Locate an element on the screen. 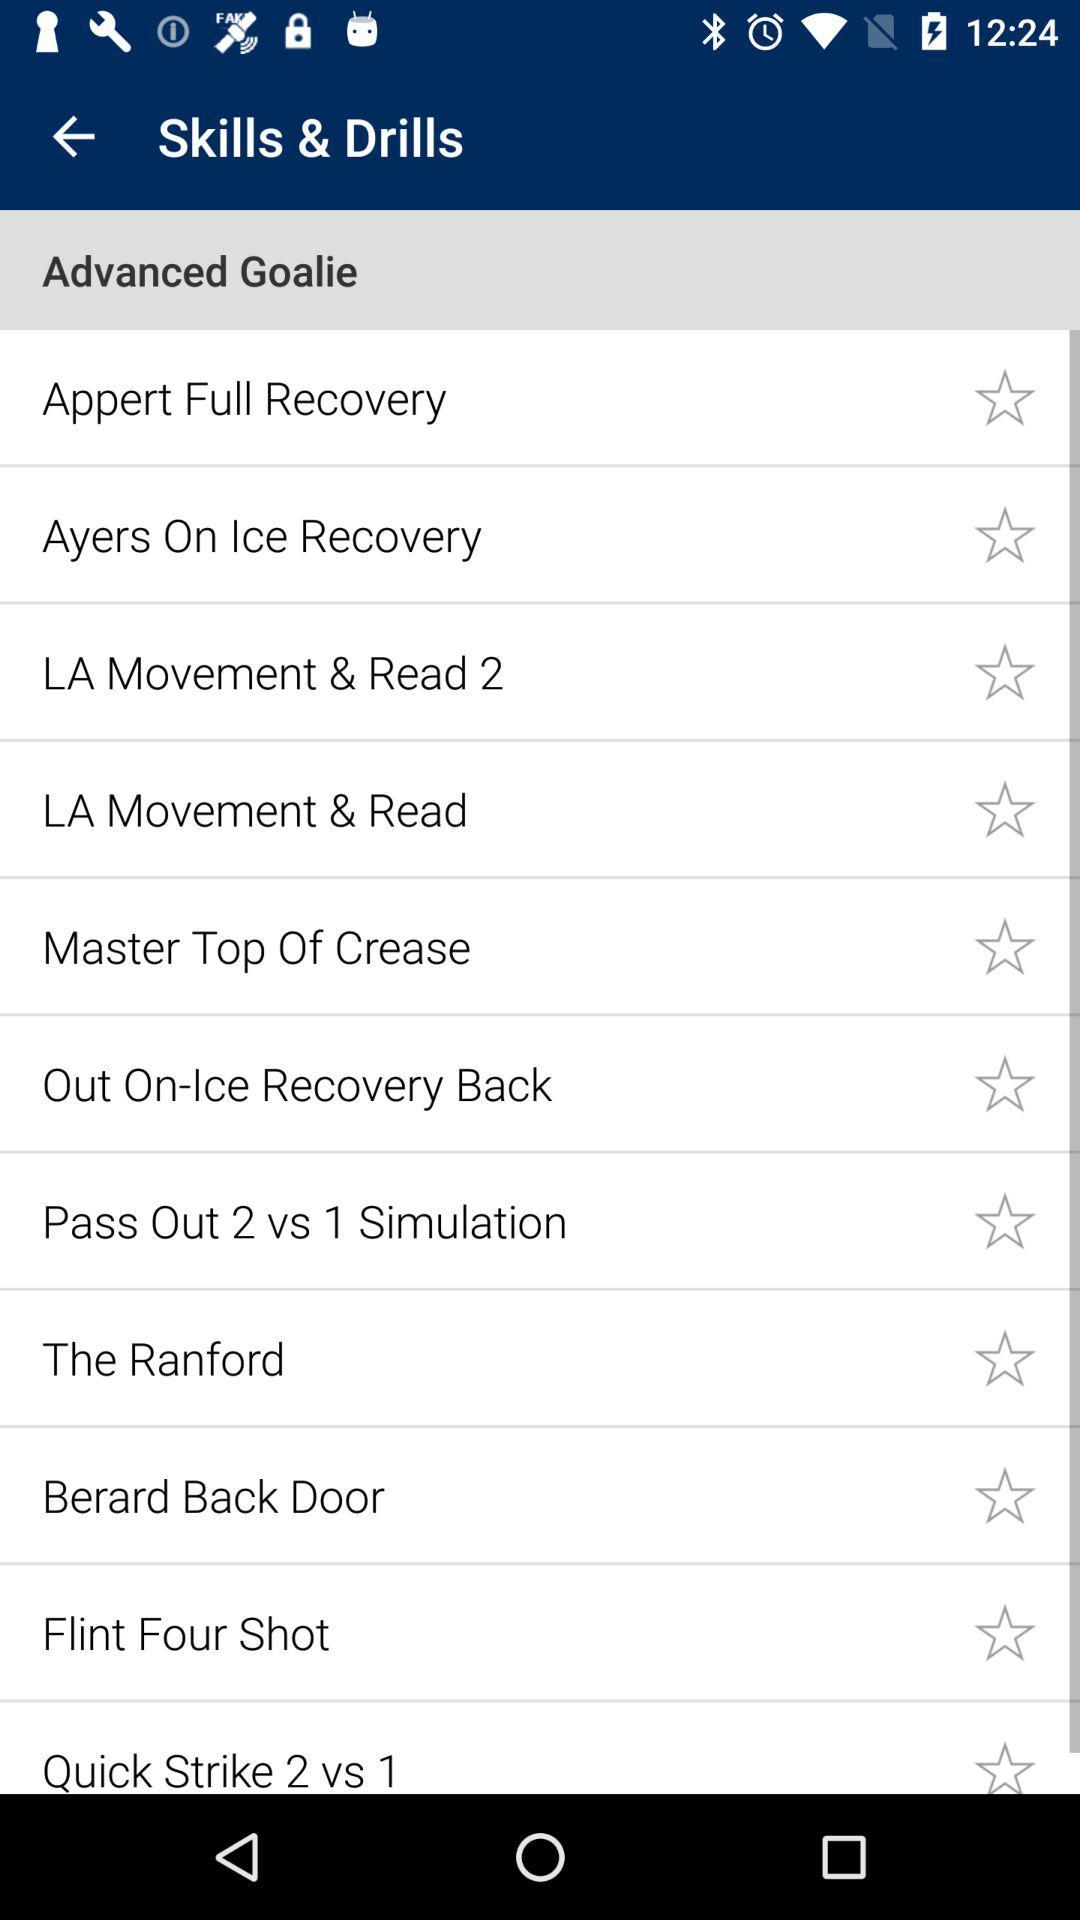 This screenshot has width=1080, height=1920. quick strike 2 vs 1 is located at coordinates (1026, 1748).